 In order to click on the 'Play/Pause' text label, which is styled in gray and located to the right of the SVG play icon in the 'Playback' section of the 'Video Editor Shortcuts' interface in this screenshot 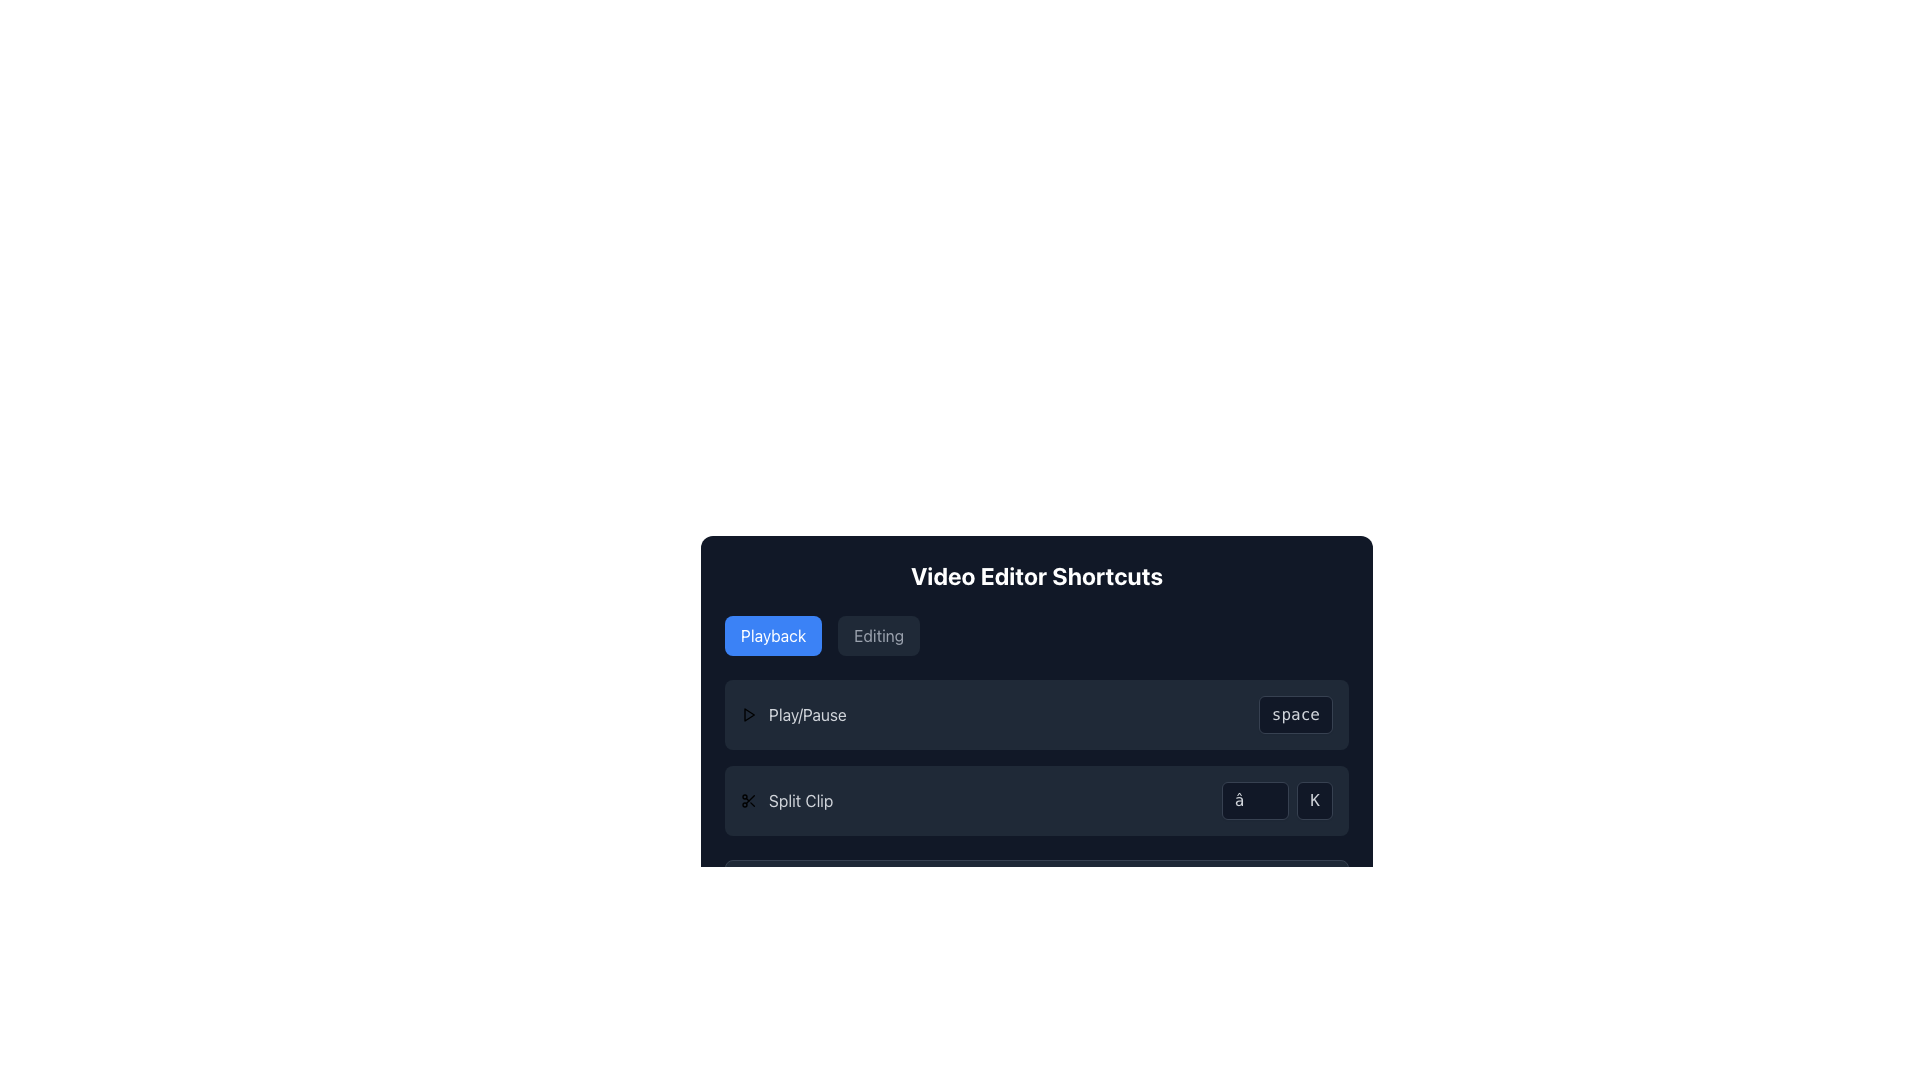, I will do `click(807, 713)`.